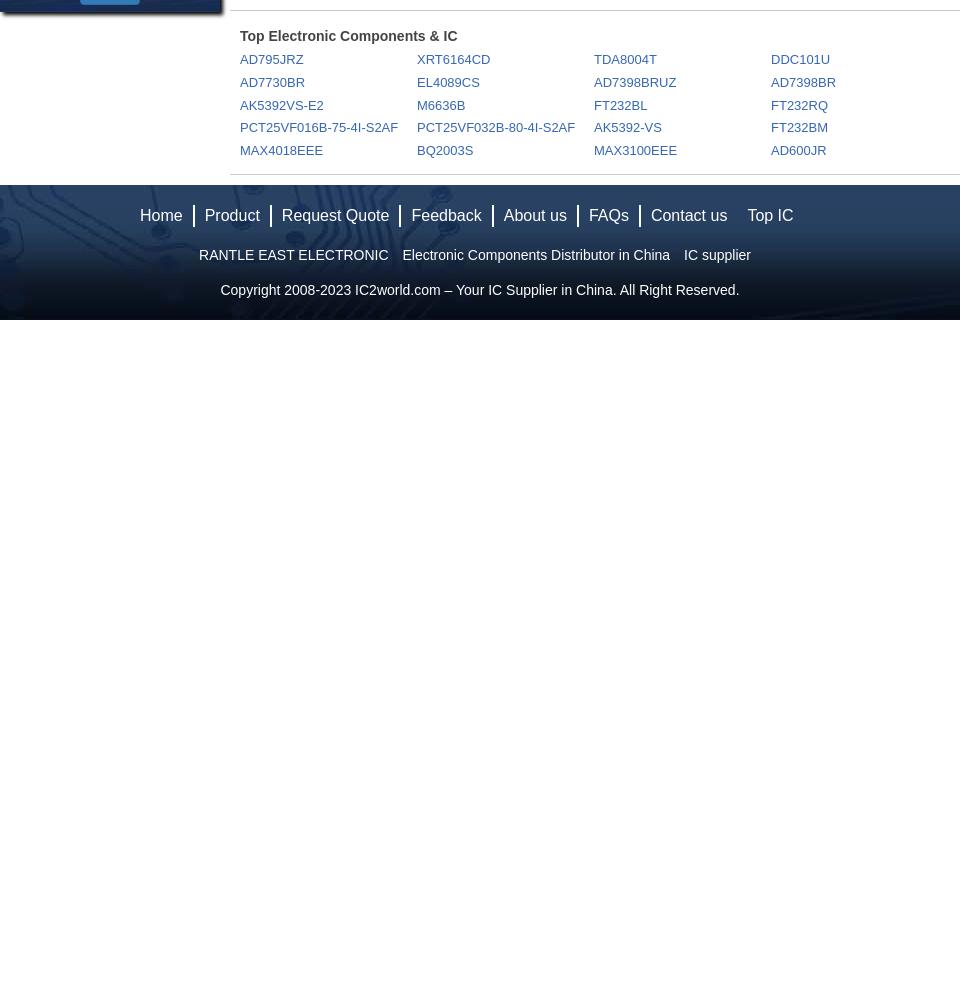 The width and height of the screenshot is (960, 1000). What do you see at coordinates (717, 255) in the screenshot?
I see `'IC supplier'` at bounding box center [717, 255].